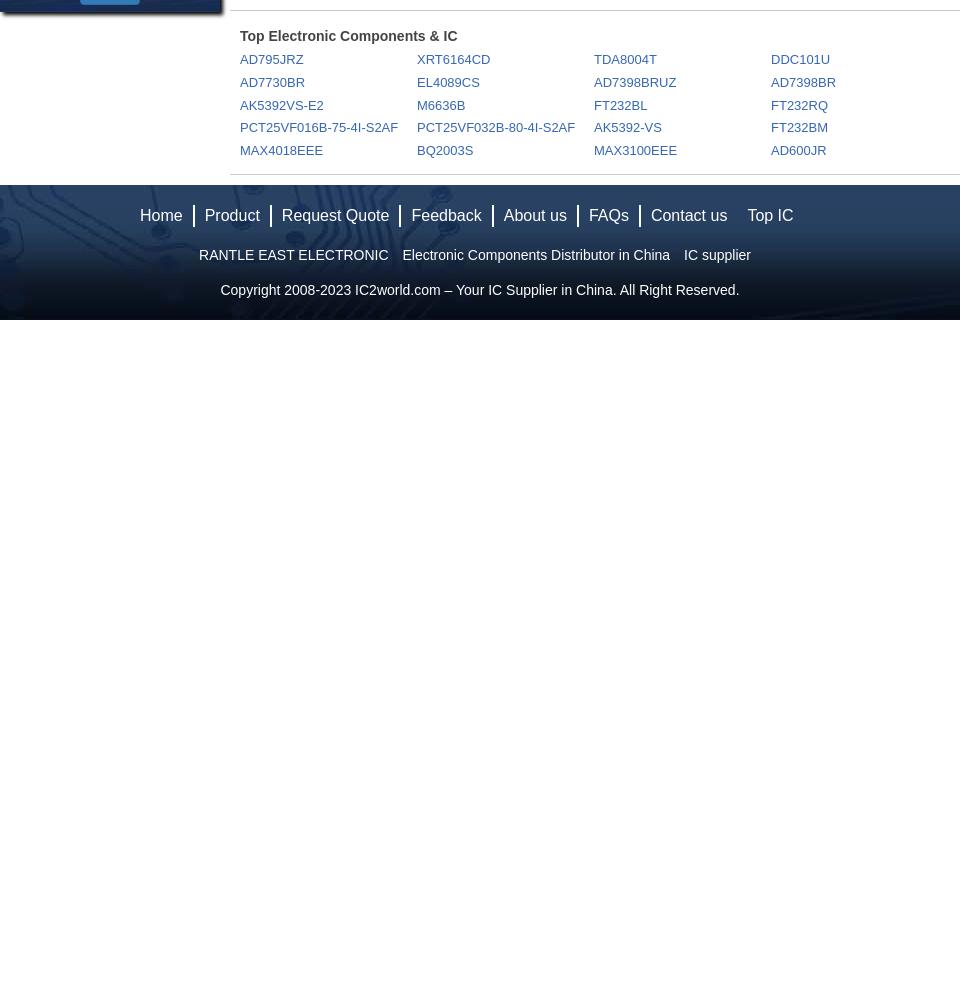 The width and height of the screenshot is (960, 1000). What do you see at coordinates (717, 255) in the screenshot?
I see `'IC supplier'` at bounding box center [717, 255].